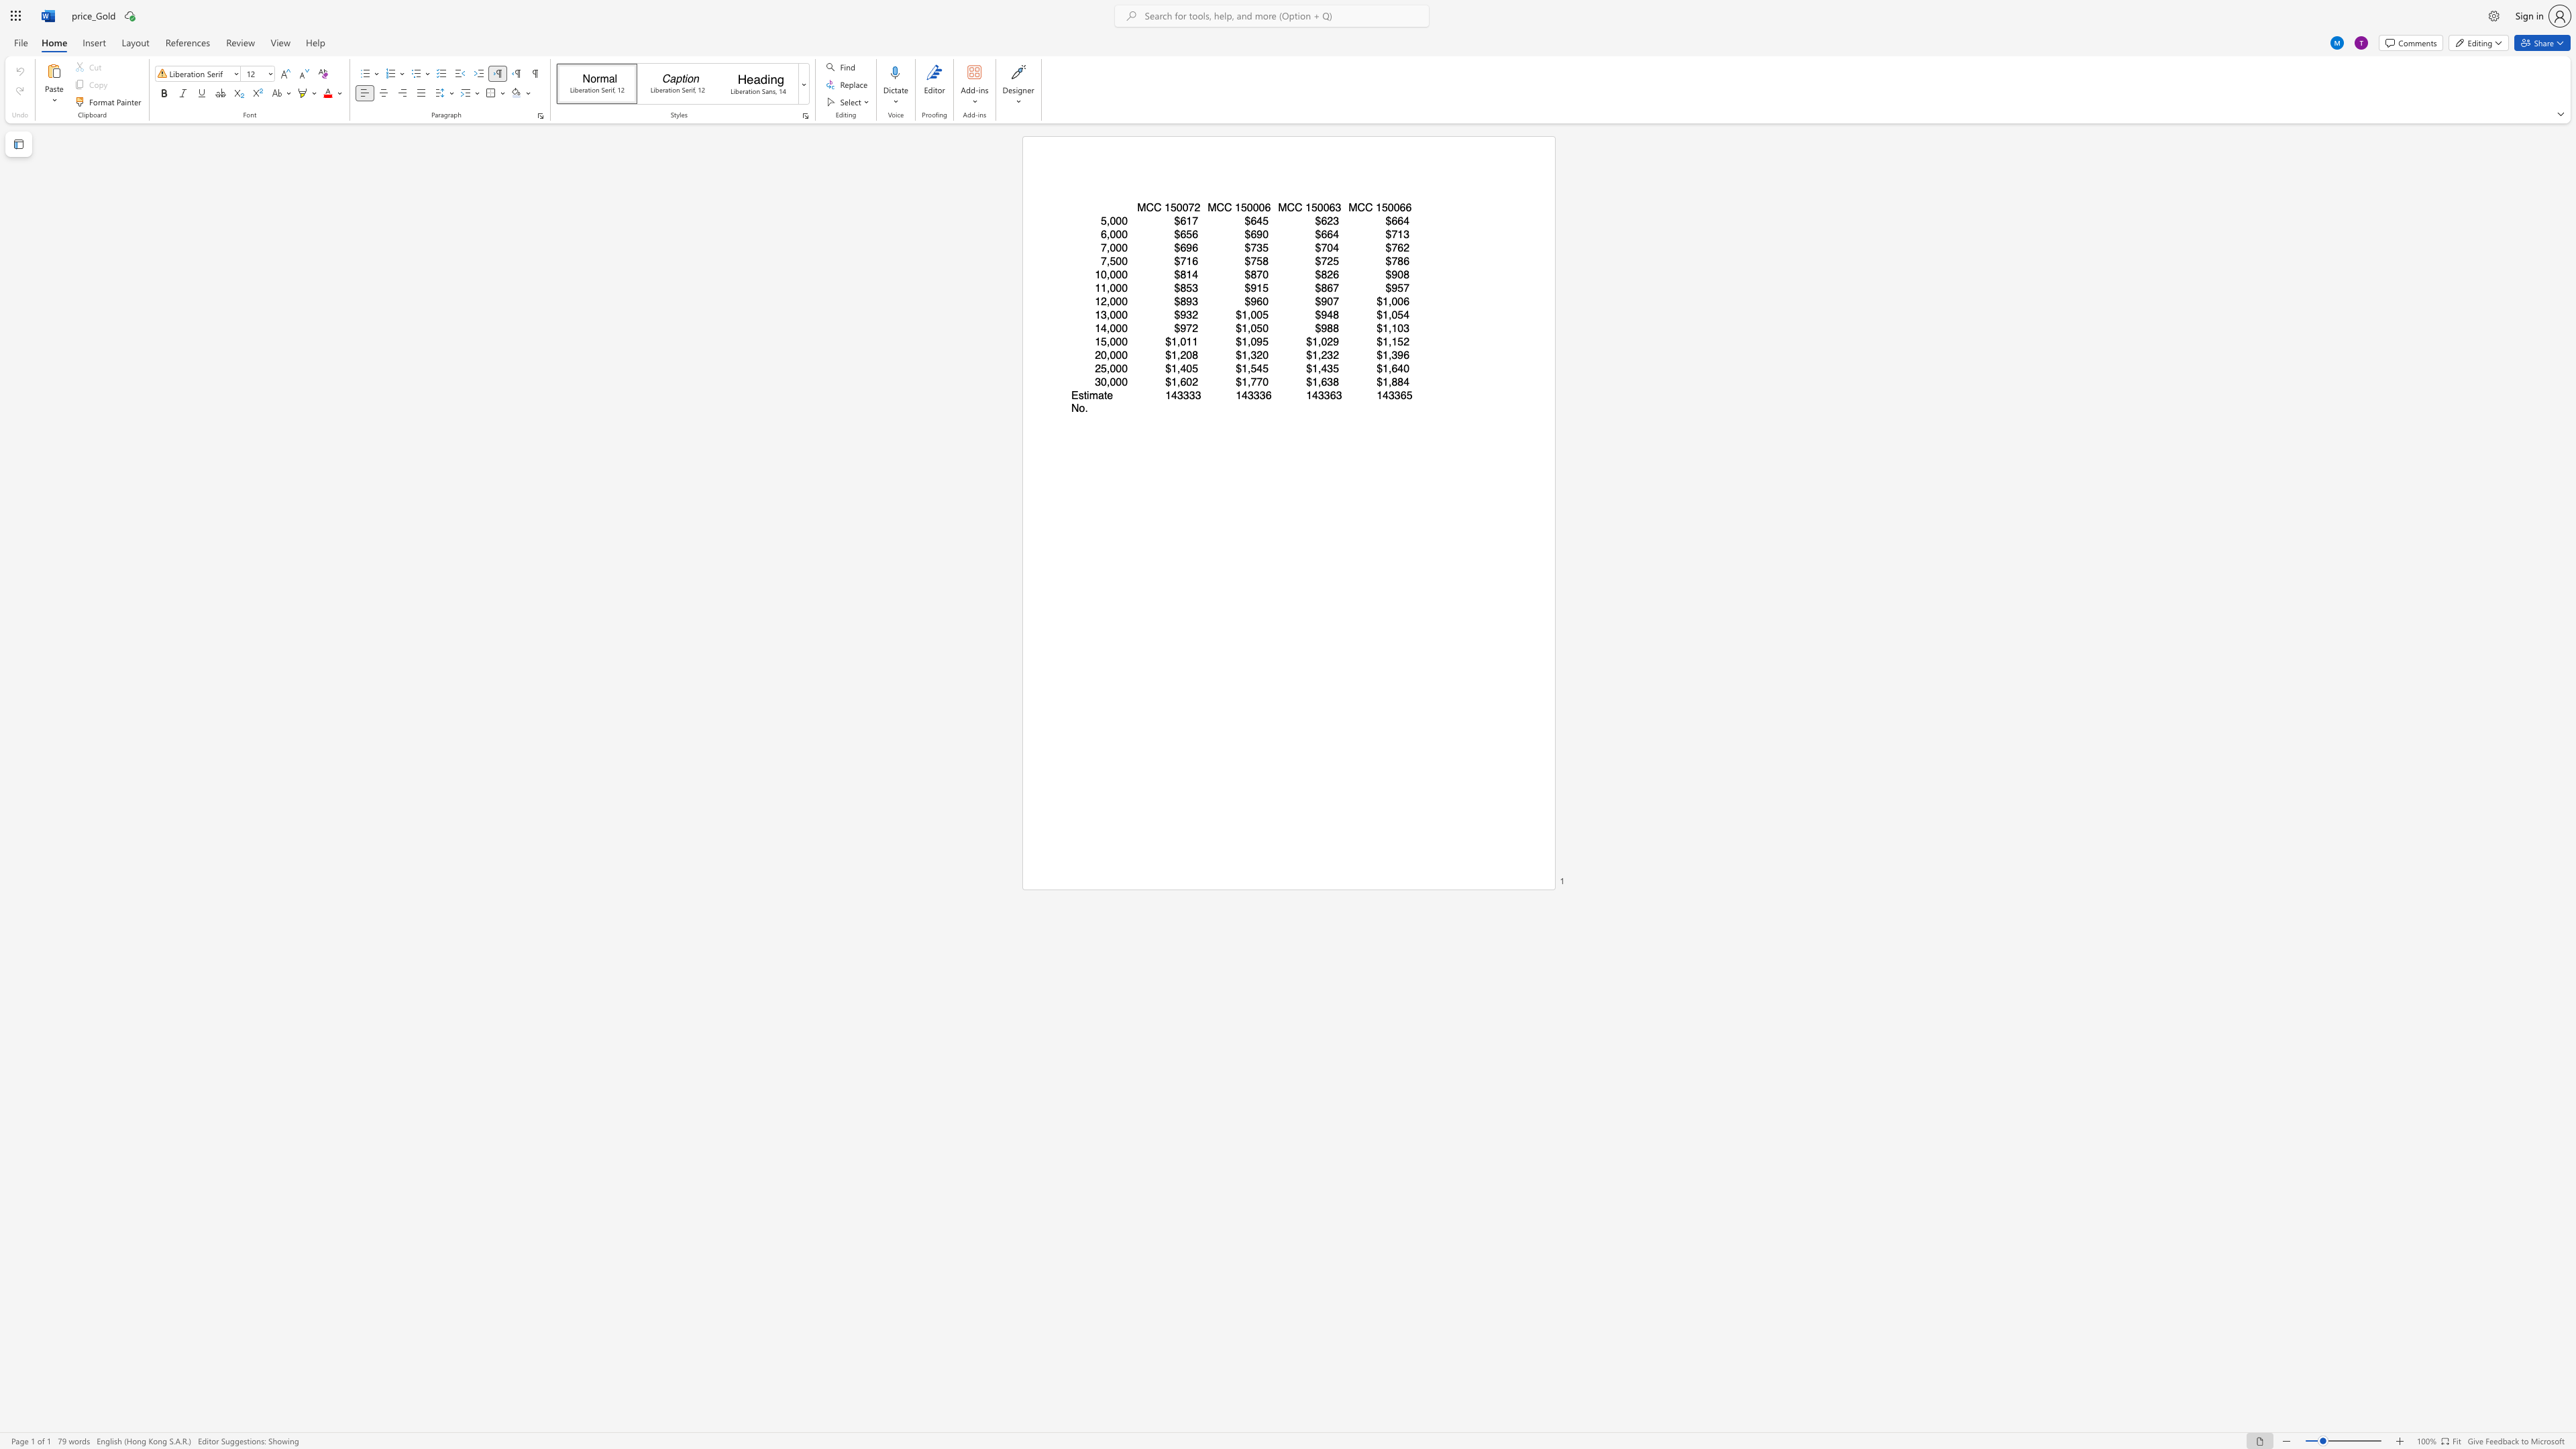 The image size is (2576, 1449). Describe the element at coordinates (1311, 207) in the screenshot. I see `the subset text "50" within the text "MCC 150063"` at that location.